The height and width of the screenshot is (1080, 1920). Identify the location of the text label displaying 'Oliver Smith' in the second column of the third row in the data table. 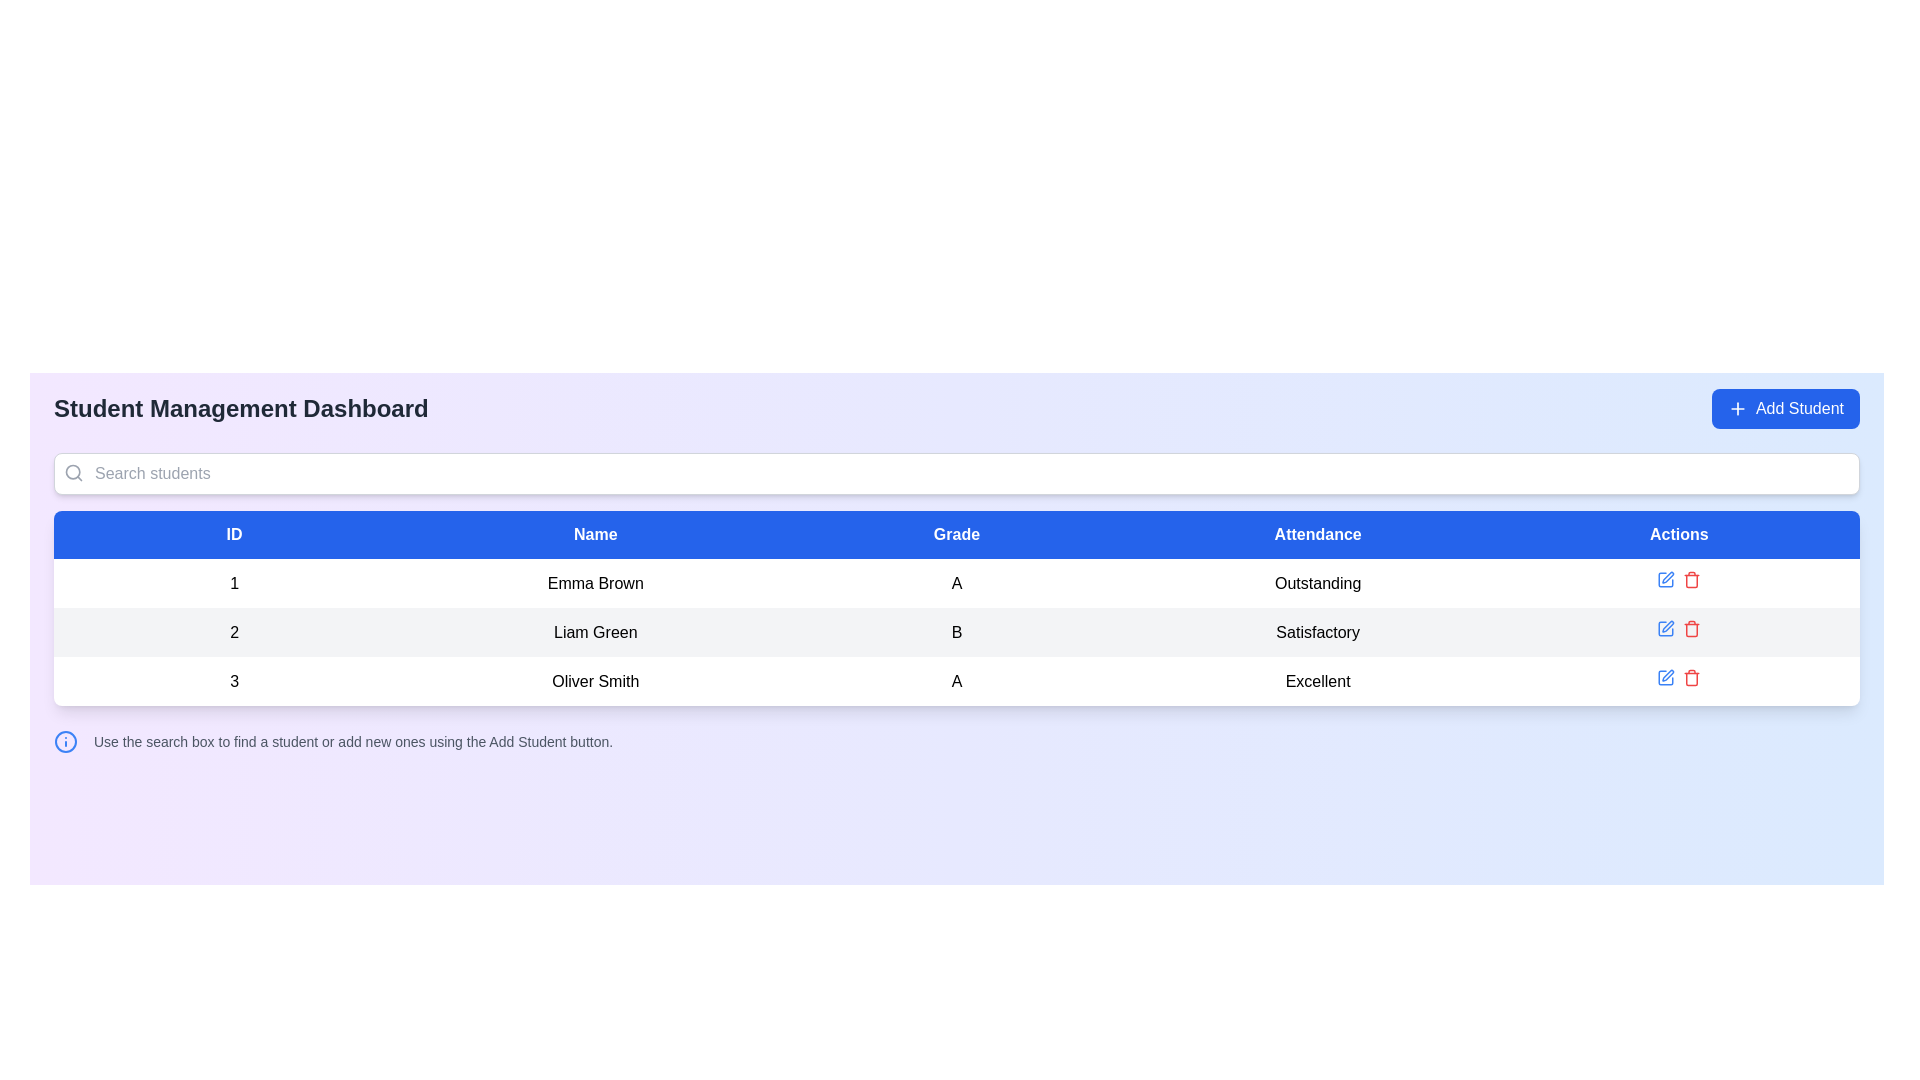
(594, 680).